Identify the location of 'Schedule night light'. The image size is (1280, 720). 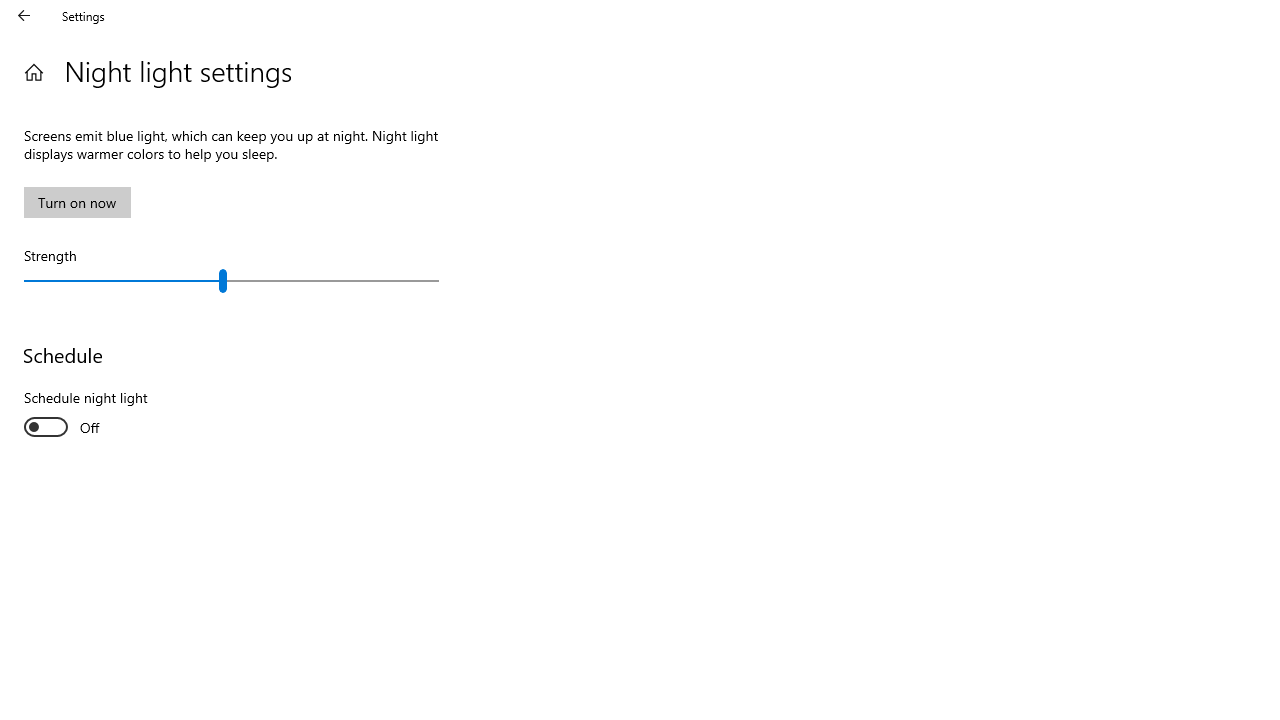
(96, 414).